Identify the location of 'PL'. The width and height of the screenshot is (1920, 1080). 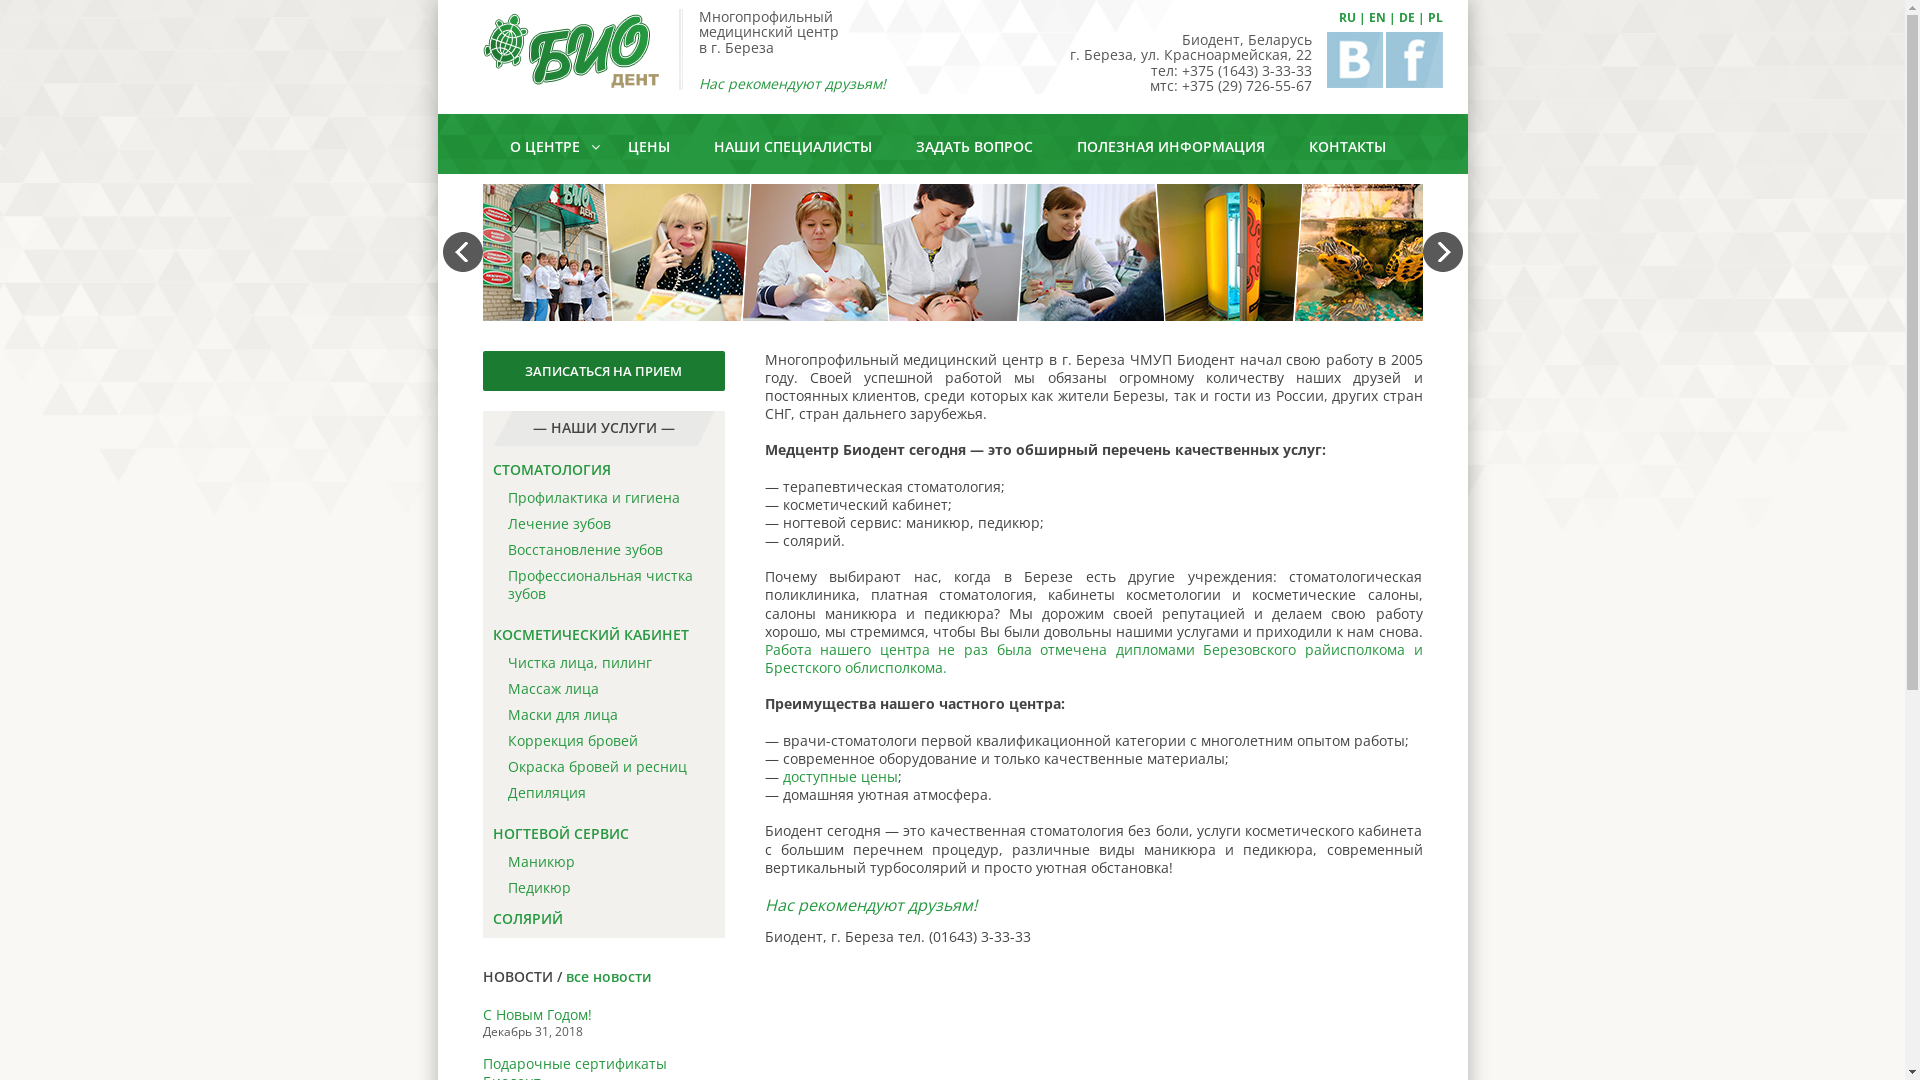
(1427, 17).